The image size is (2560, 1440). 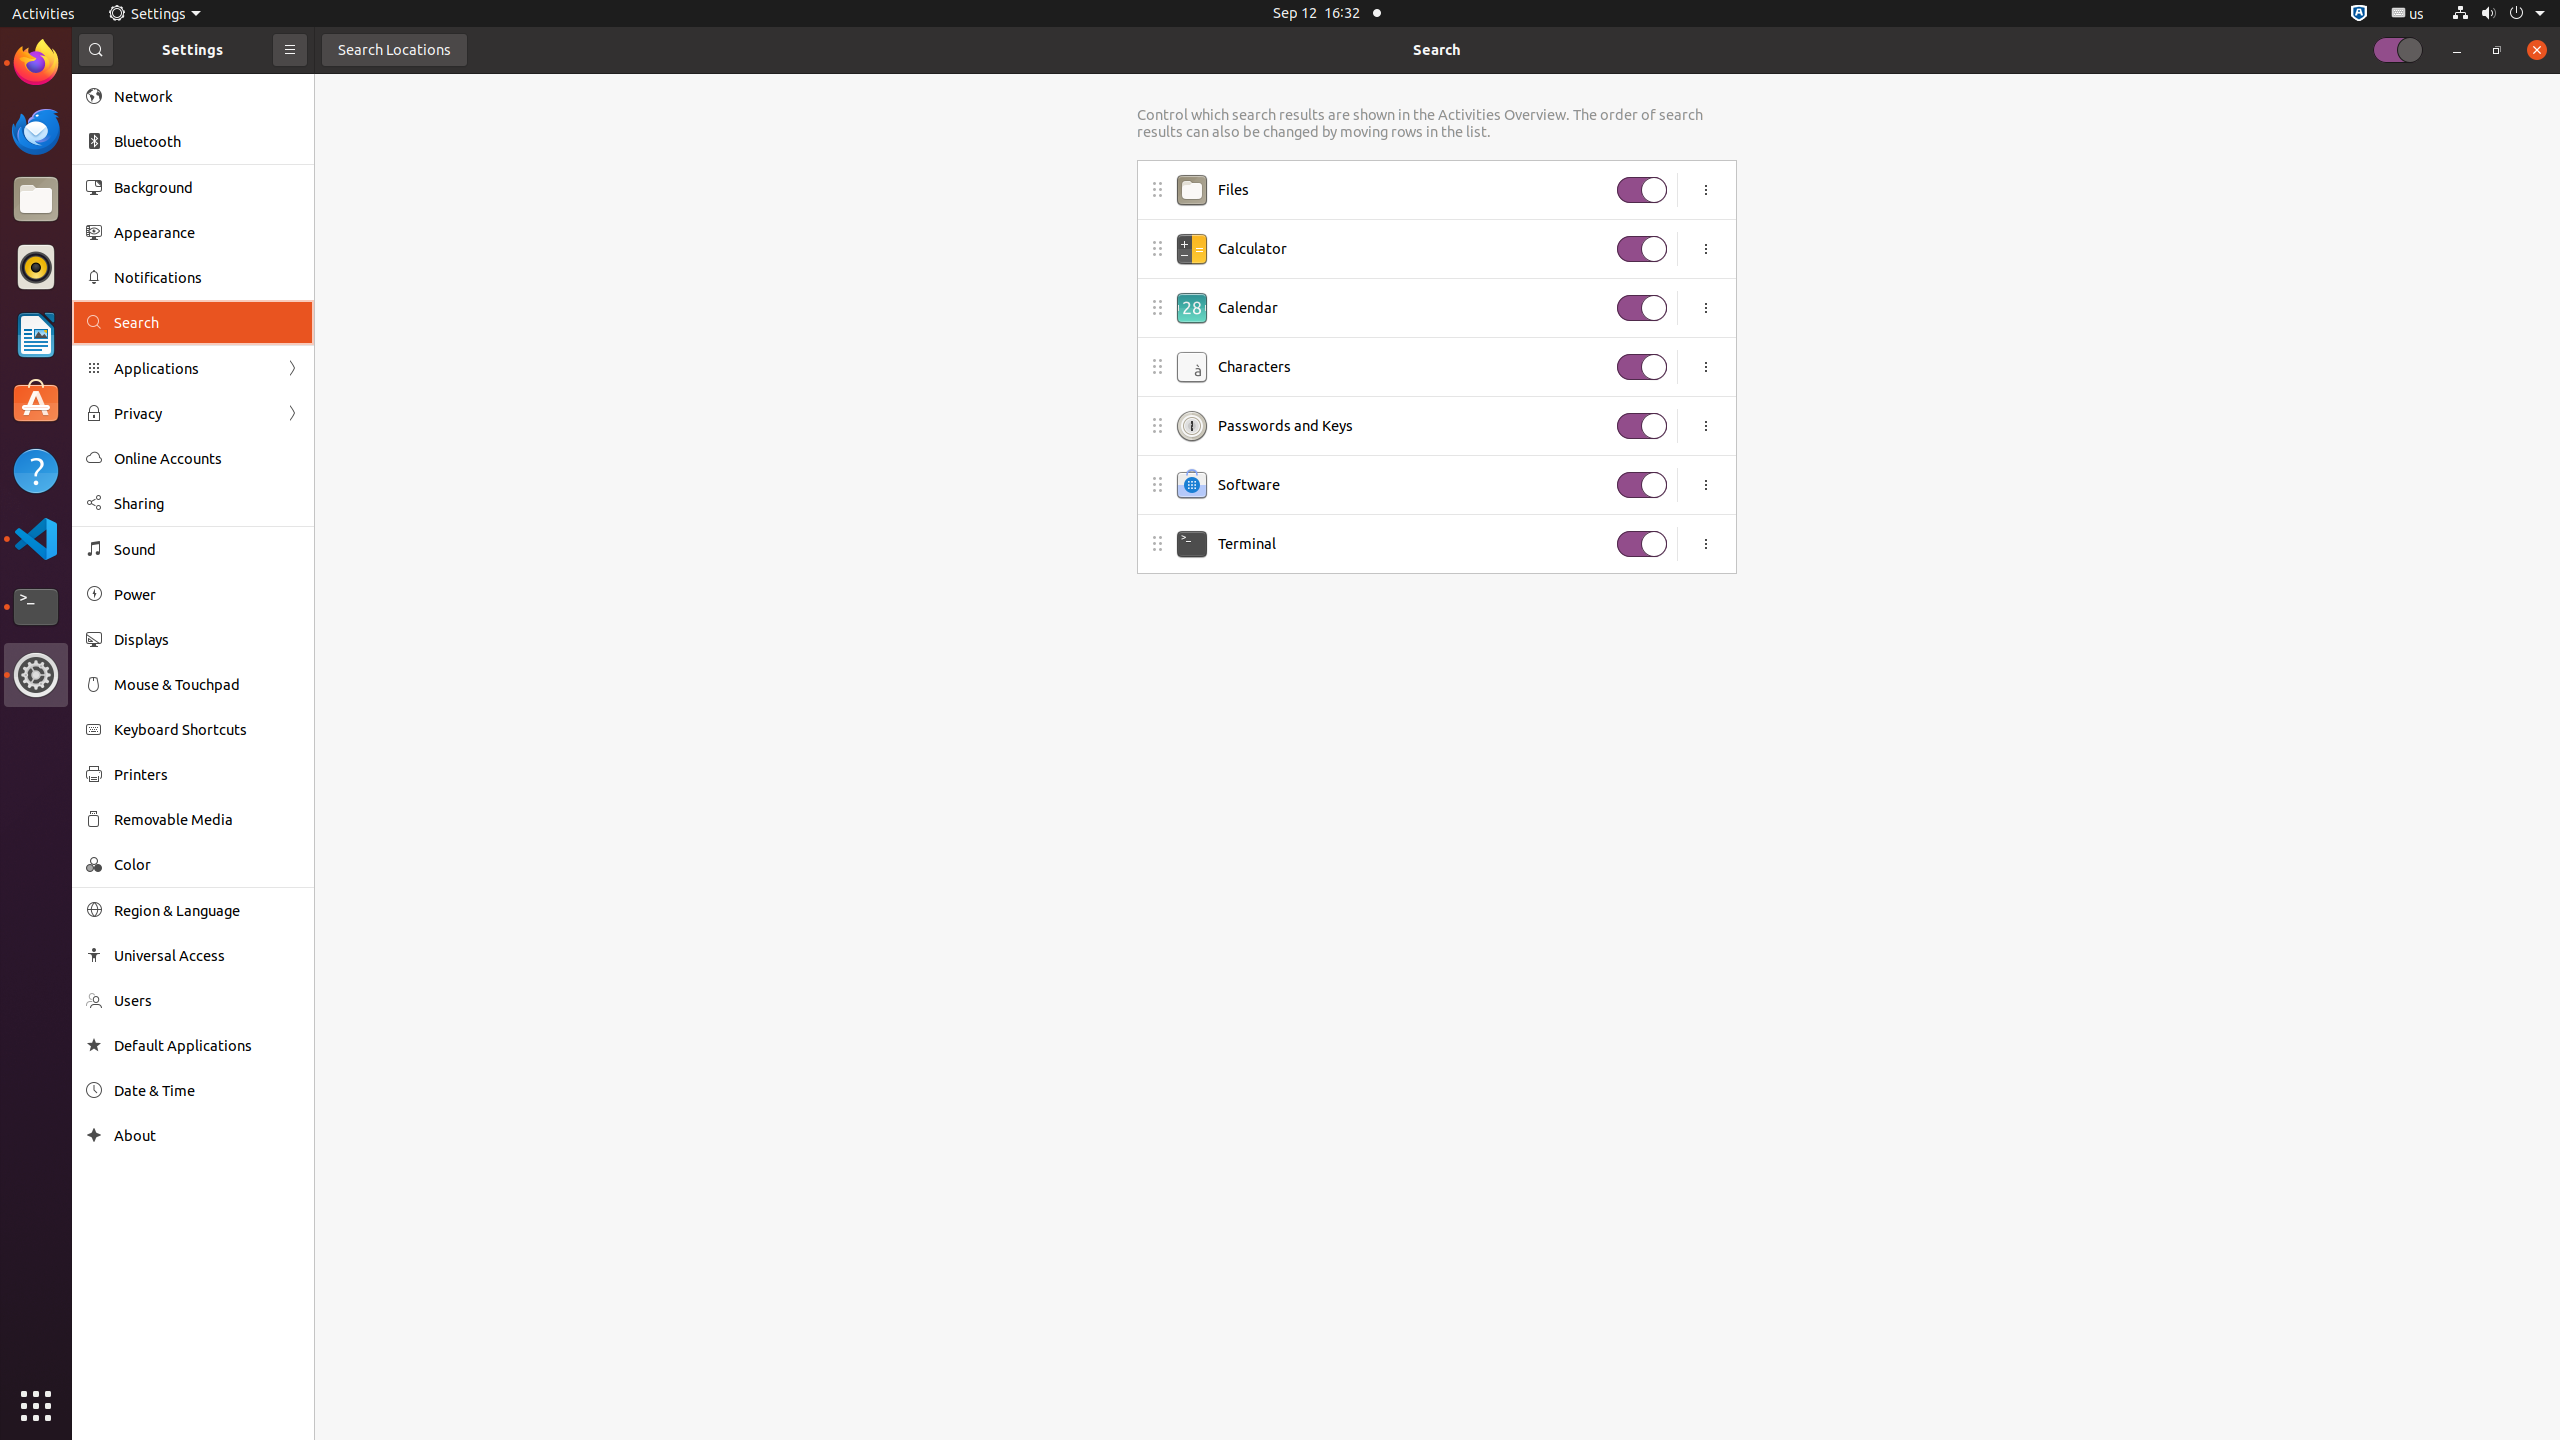 I want to click on 'Control which search results are shown in the Activities Overview. The order of search results can also be changed by moving rows in the list.', so click(x=1435, y=122).